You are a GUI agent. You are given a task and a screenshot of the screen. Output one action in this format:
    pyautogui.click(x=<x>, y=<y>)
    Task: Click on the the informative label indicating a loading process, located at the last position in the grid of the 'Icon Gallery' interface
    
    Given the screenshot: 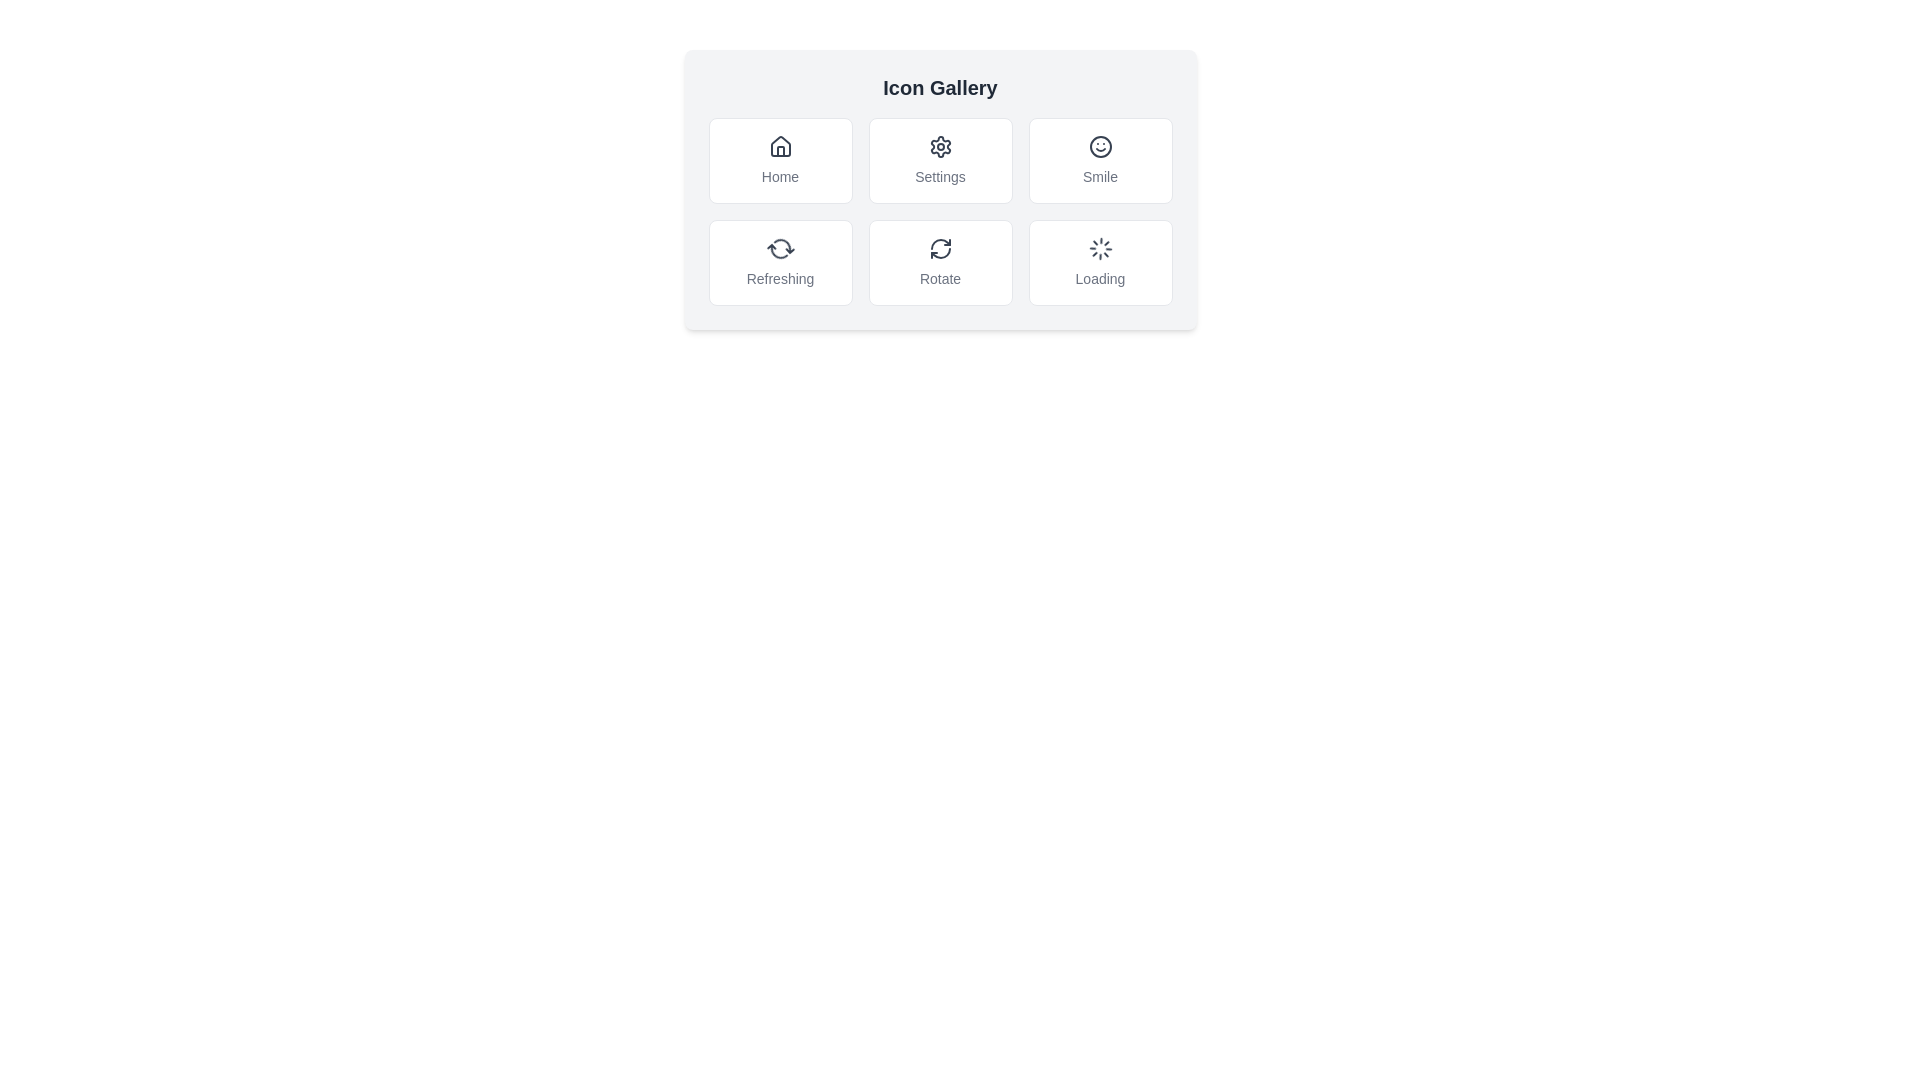 What is the action you would take?
    pyautogui.click(x=1099, y=278)
    